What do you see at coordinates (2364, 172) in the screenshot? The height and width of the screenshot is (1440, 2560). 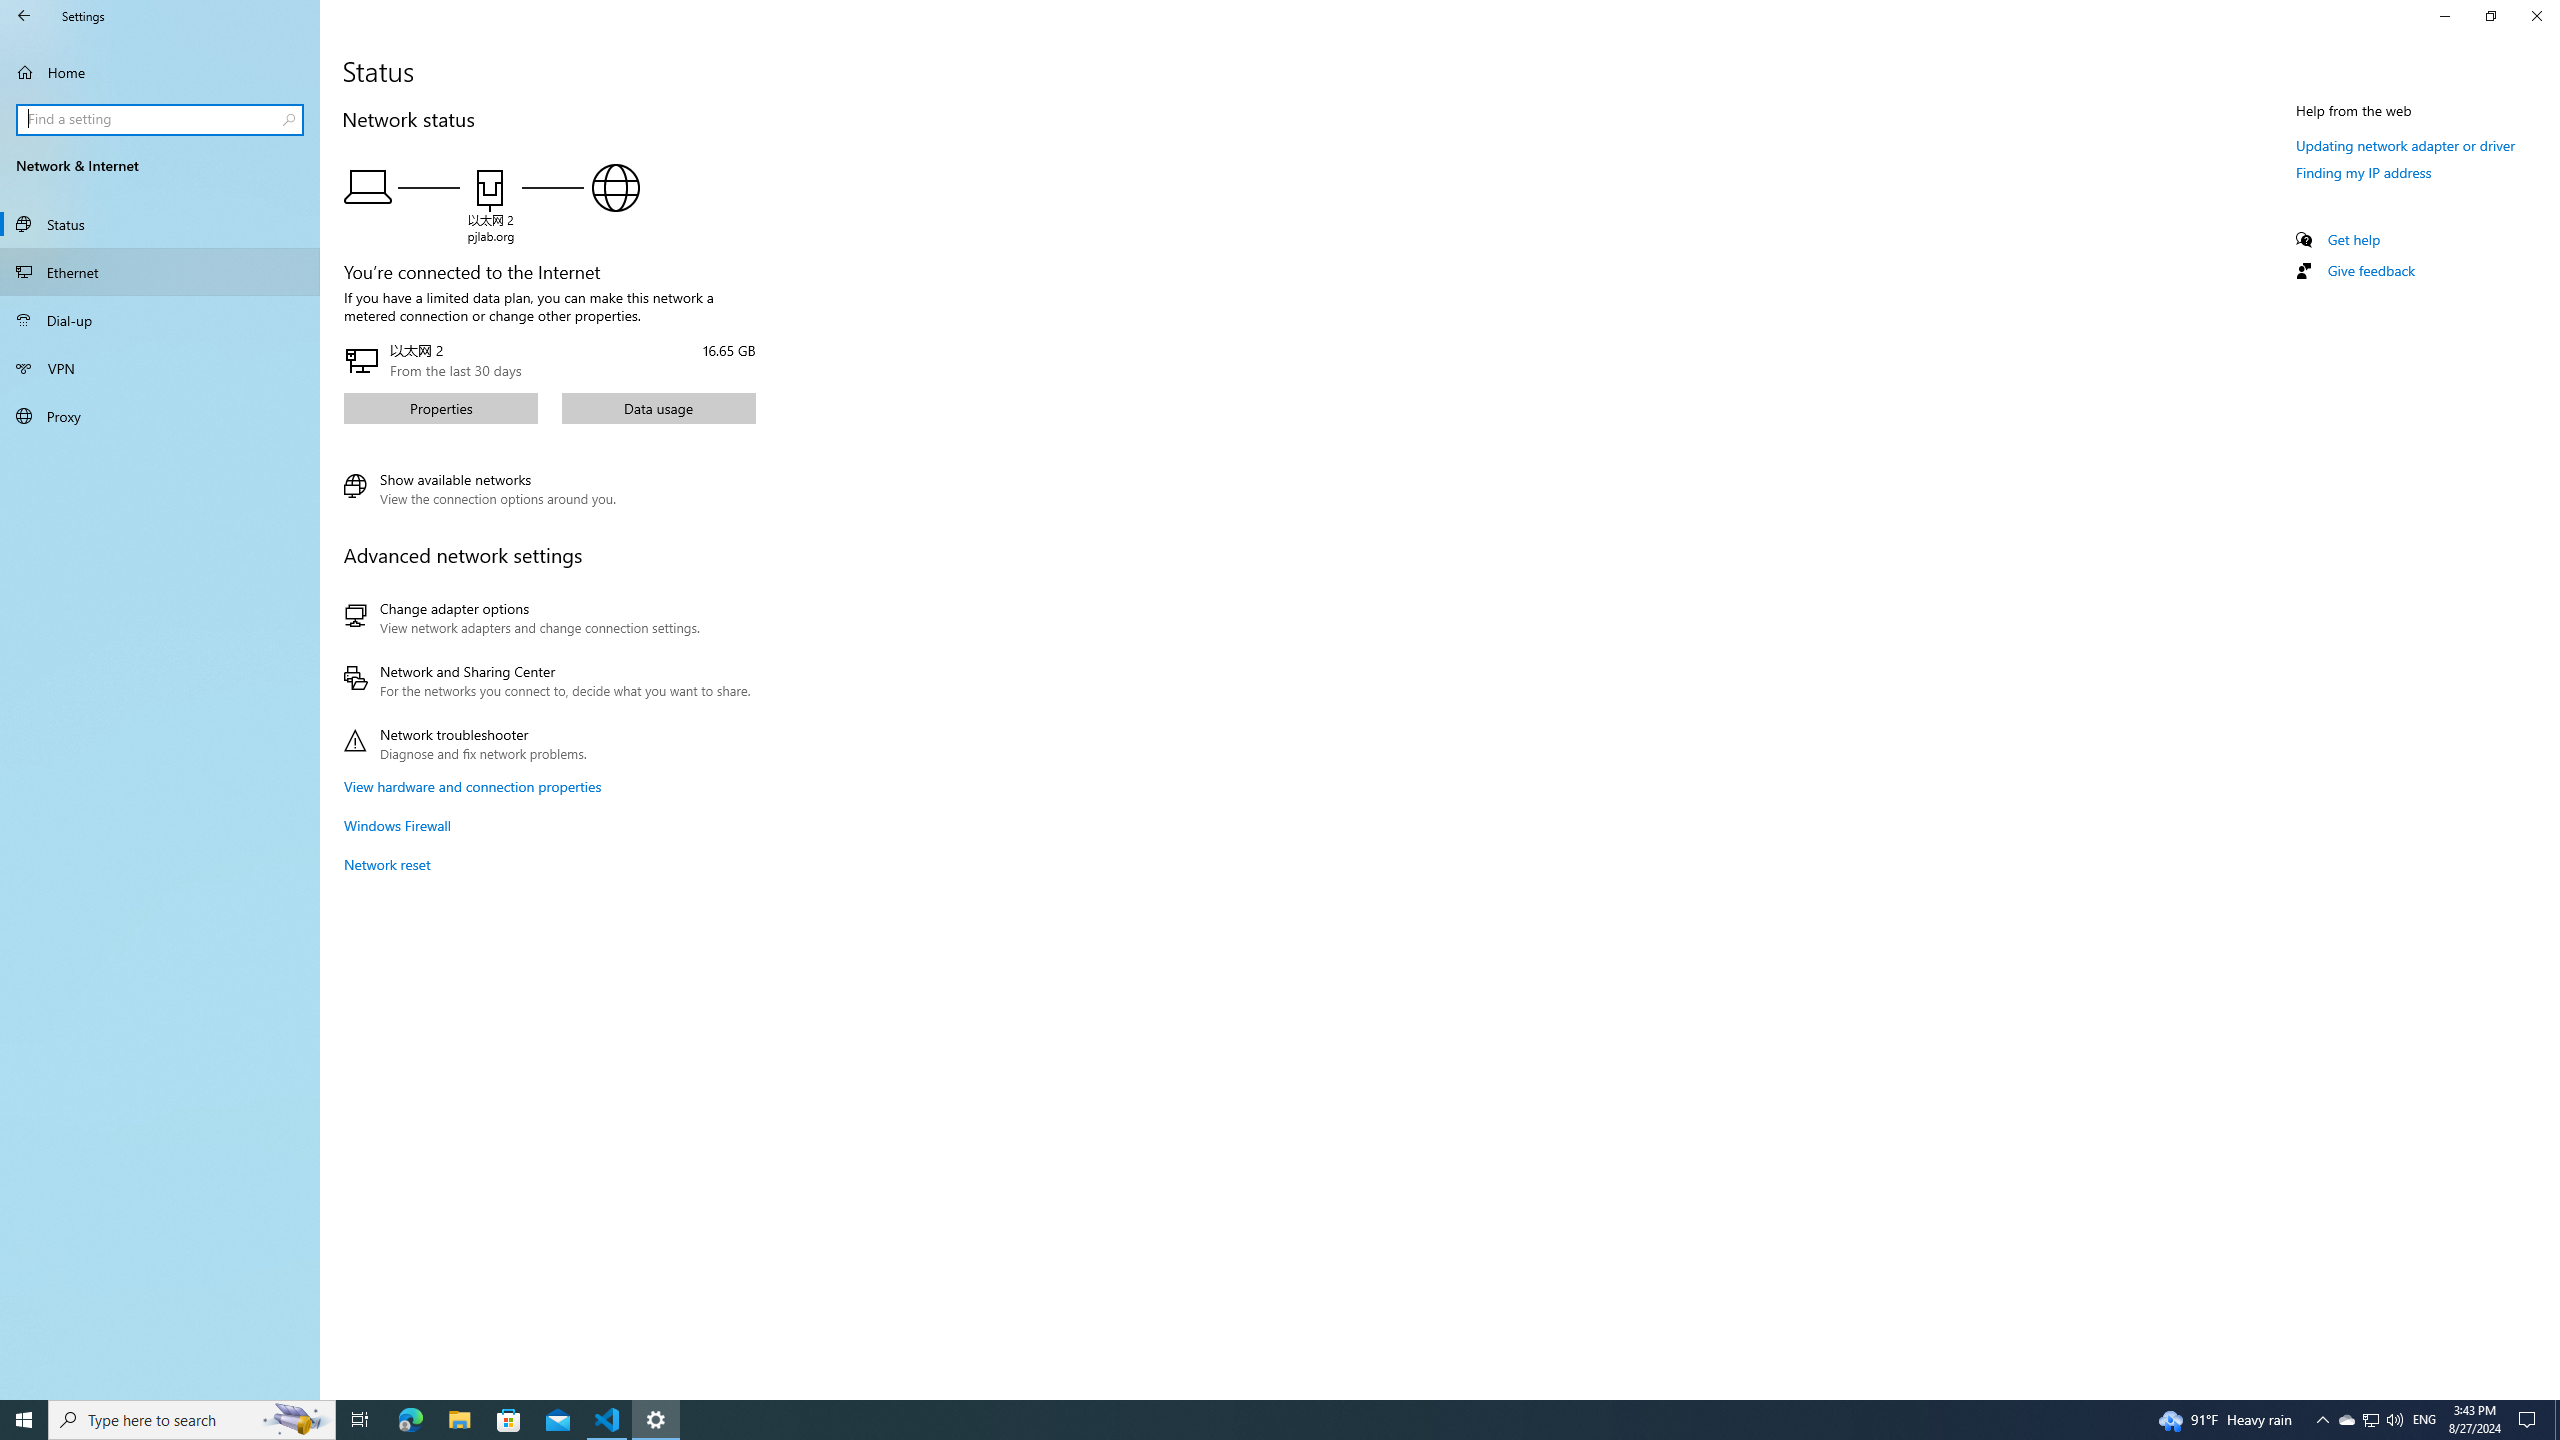 I see `'Finding my IP address'` at bounding box center [2364, 172].